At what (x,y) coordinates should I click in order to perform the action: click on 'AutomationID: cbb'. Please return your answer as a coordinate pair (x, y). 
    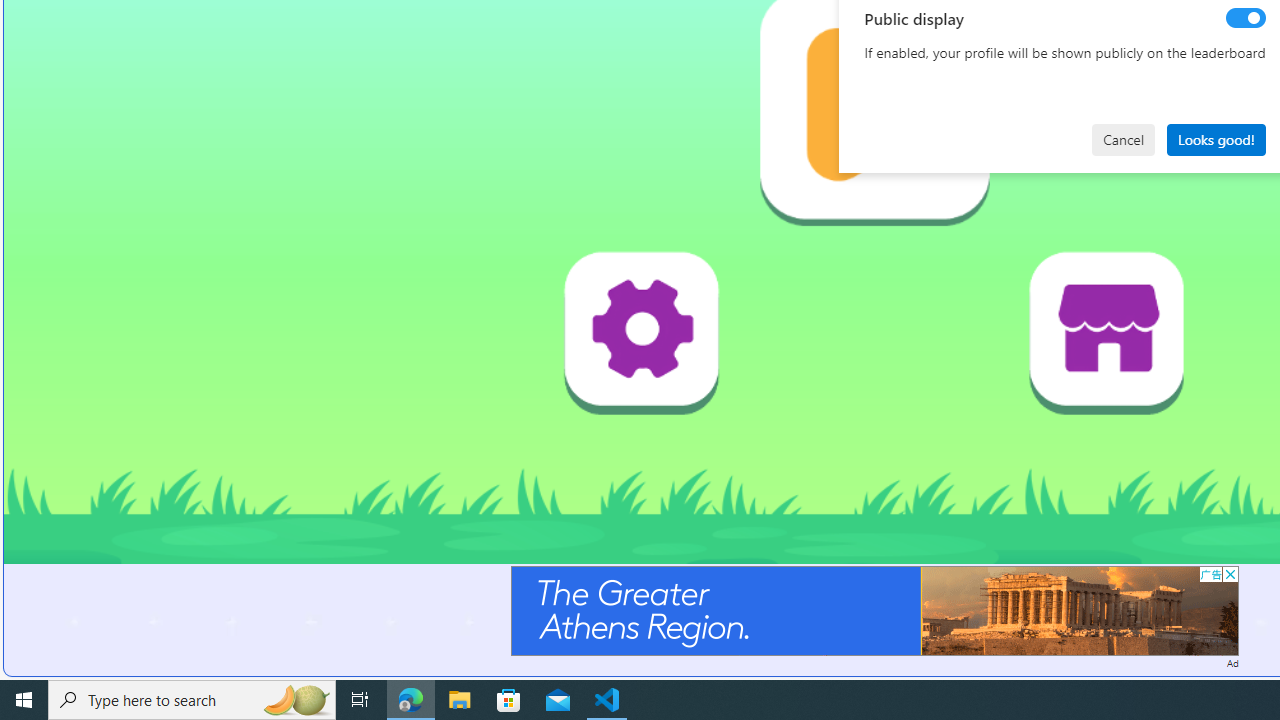
    Looking at the image, I should click on (1229, 574).